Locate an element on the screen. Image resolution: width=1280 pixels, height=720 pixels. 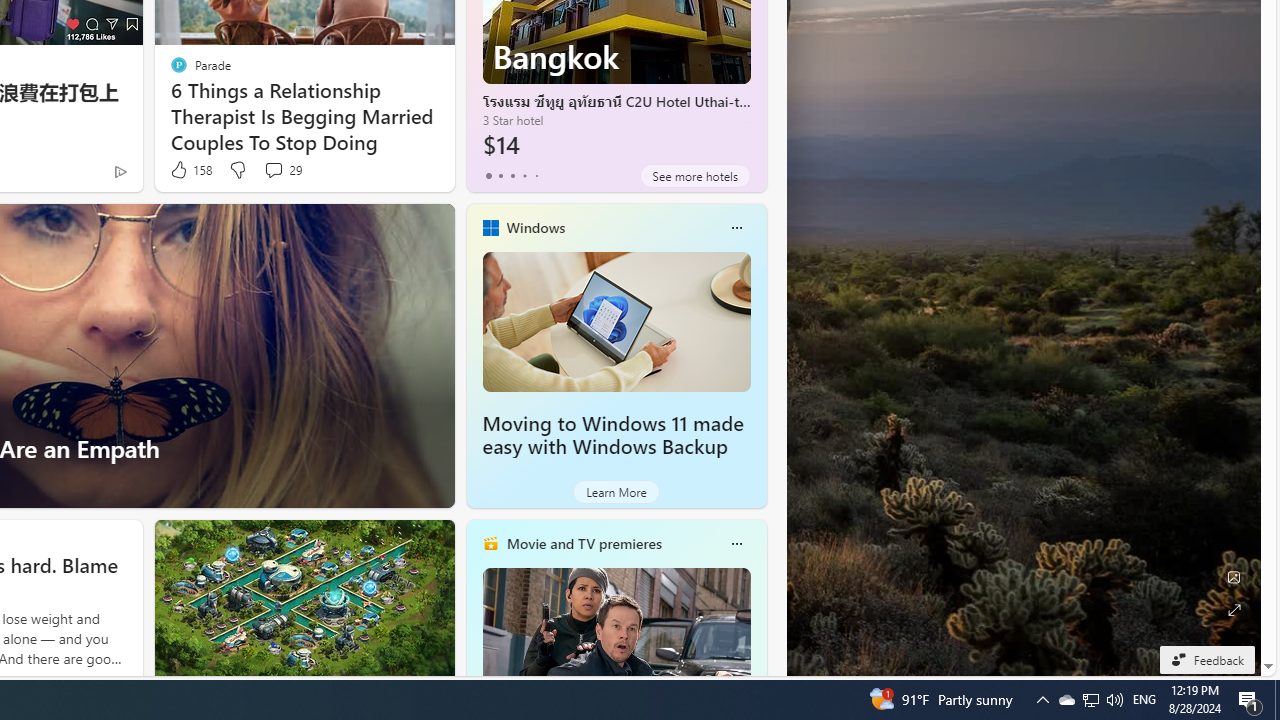
'Dislike' is located at coordinates (237, 169).